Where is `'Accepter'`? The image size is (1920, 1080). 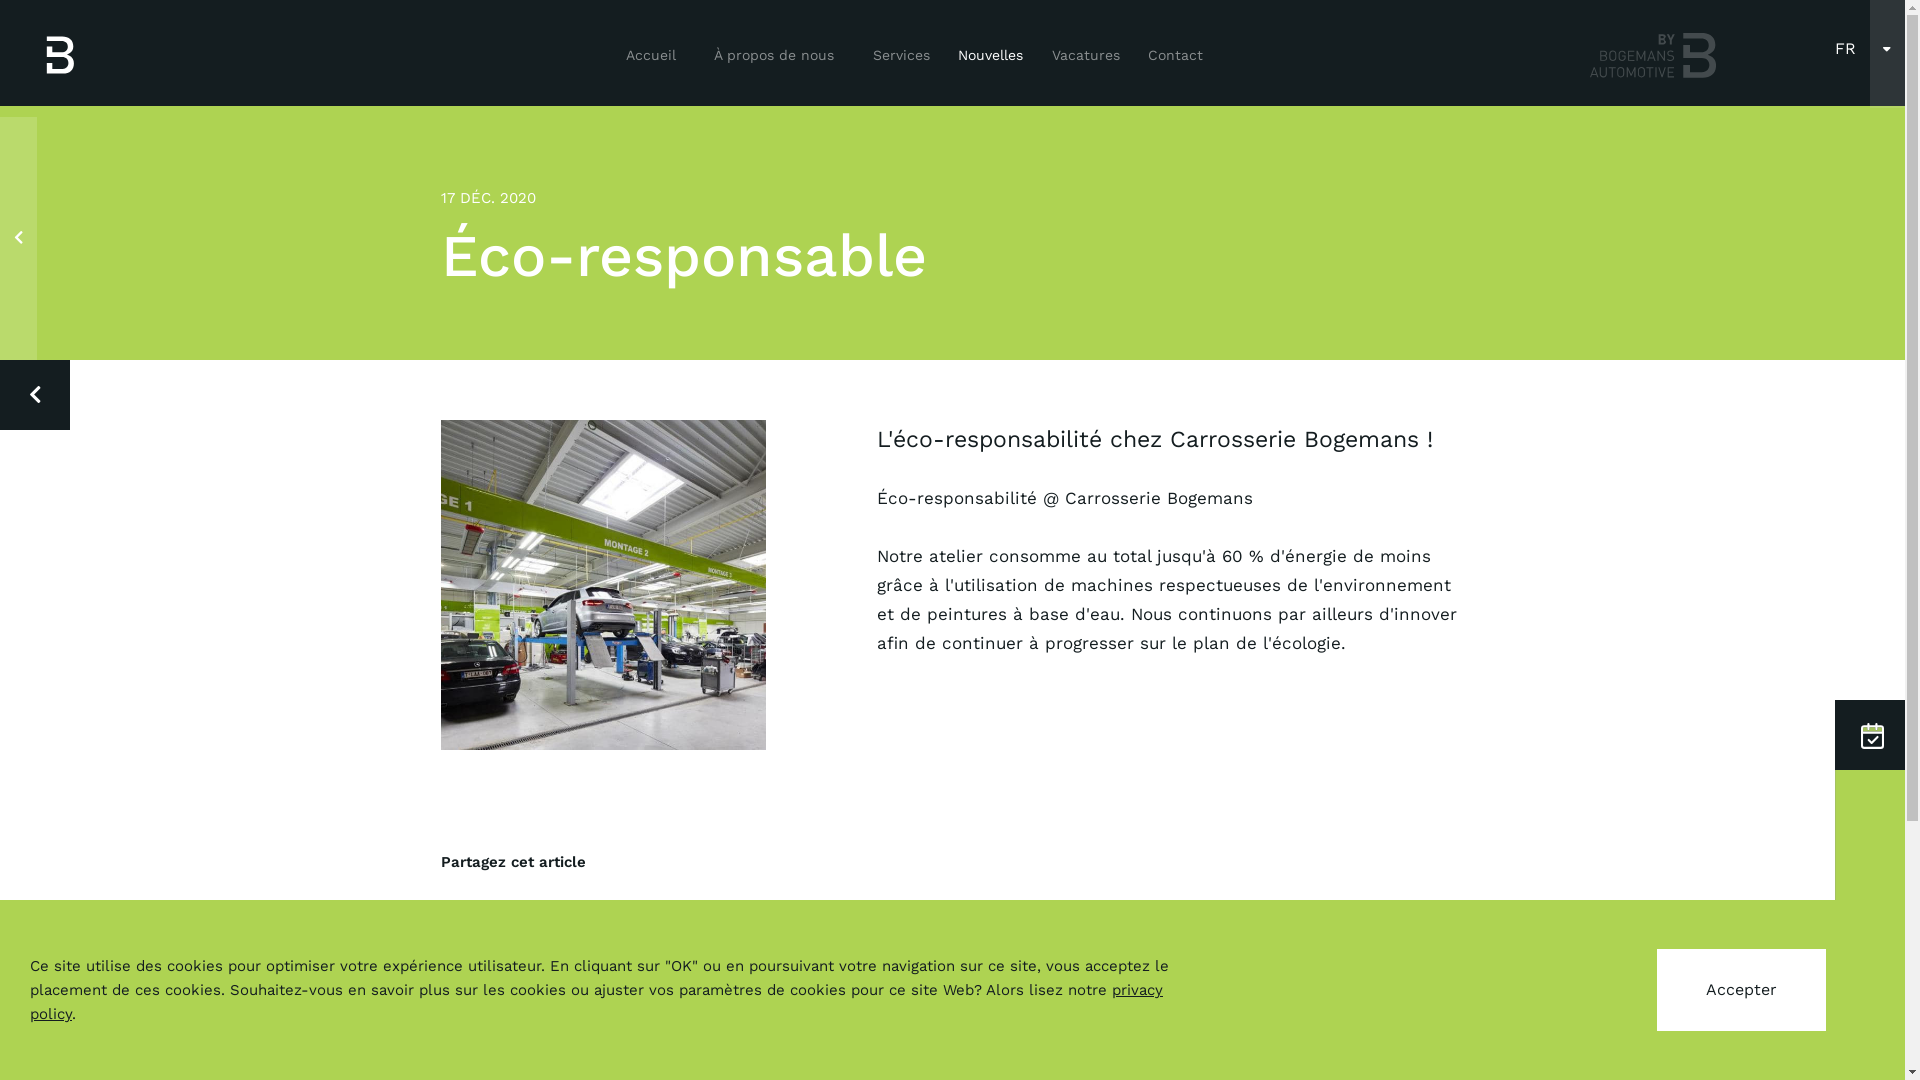
'Accepter' is located at coordinates (1740, 990).